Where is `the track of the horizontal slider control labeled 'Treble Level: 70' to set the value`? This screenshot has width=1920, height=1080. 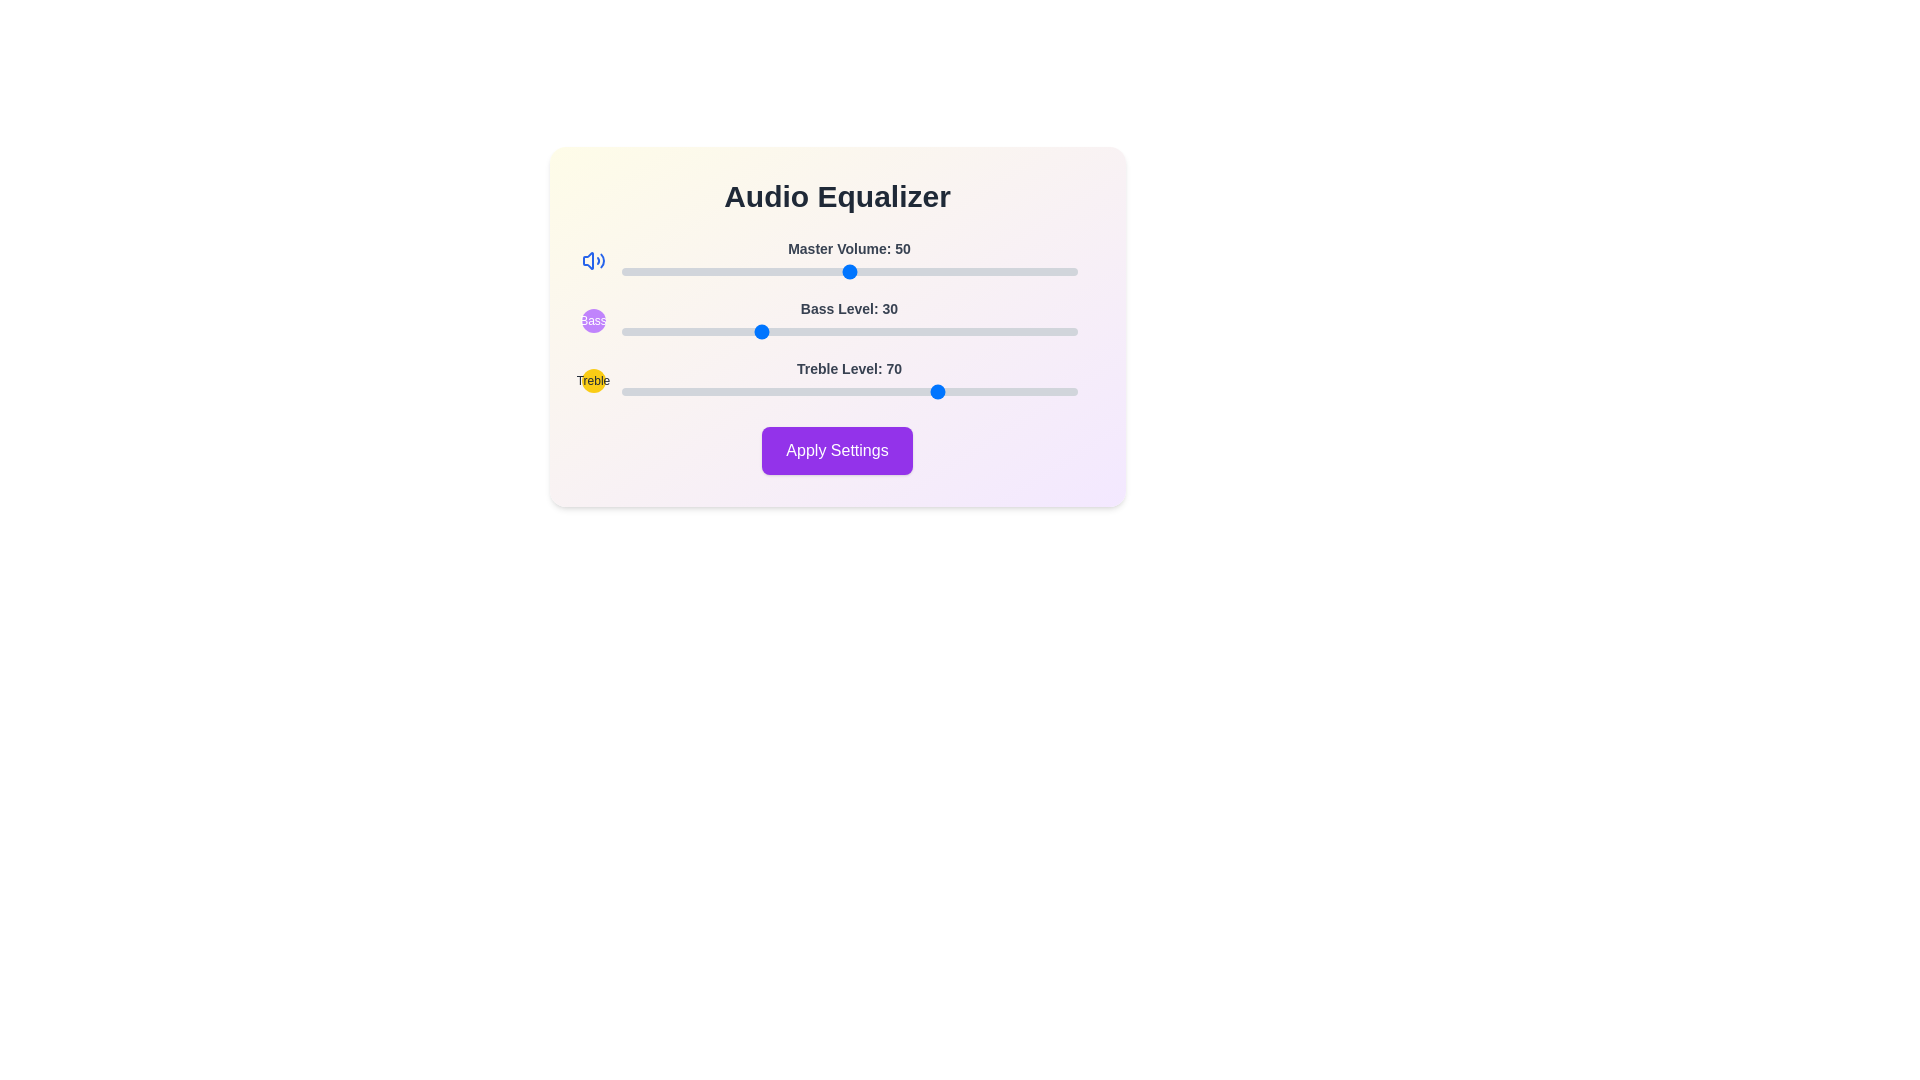 the track of the horizontal slider control labeled 'Treble Level: 70' to set the value is located at coordinates (849, 392).